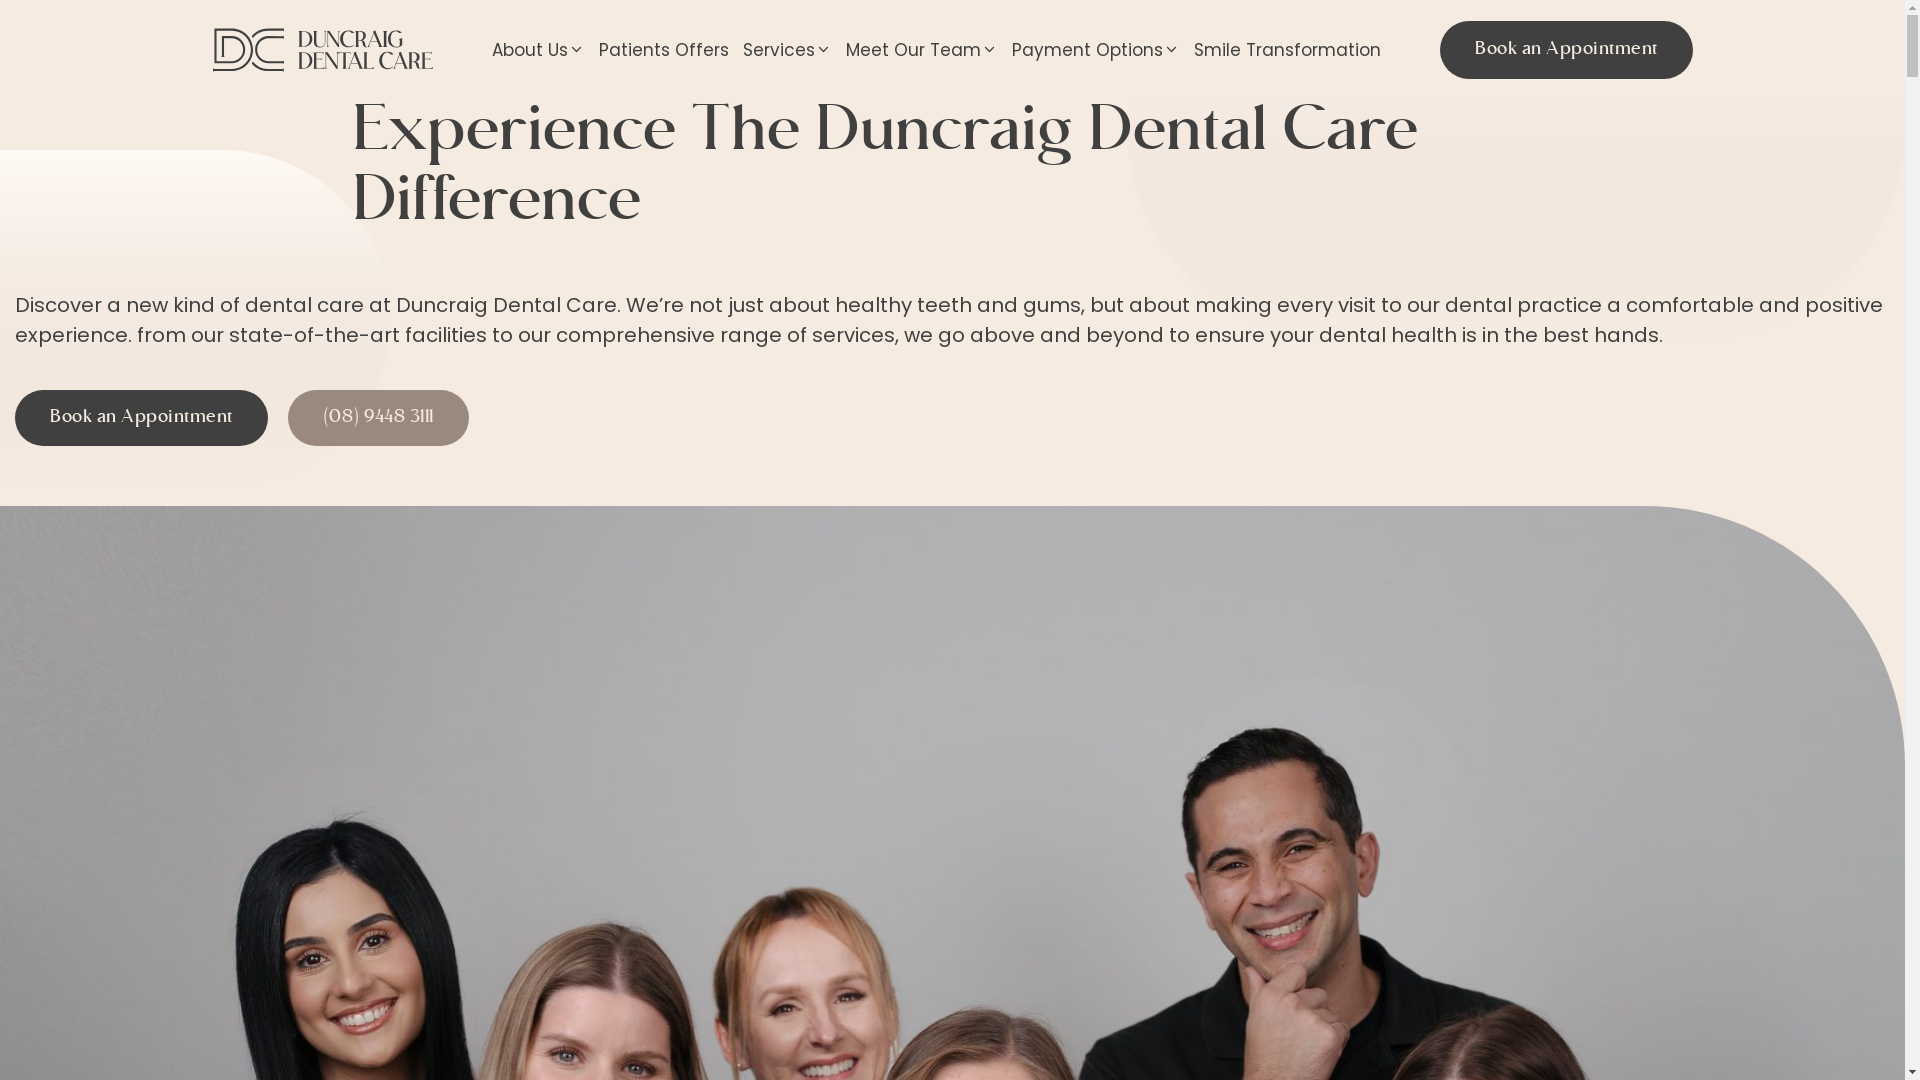 The width and height of the screenshot is (1920, 1080). I want to click on 'Book an Appointment', so click(1565, 49).